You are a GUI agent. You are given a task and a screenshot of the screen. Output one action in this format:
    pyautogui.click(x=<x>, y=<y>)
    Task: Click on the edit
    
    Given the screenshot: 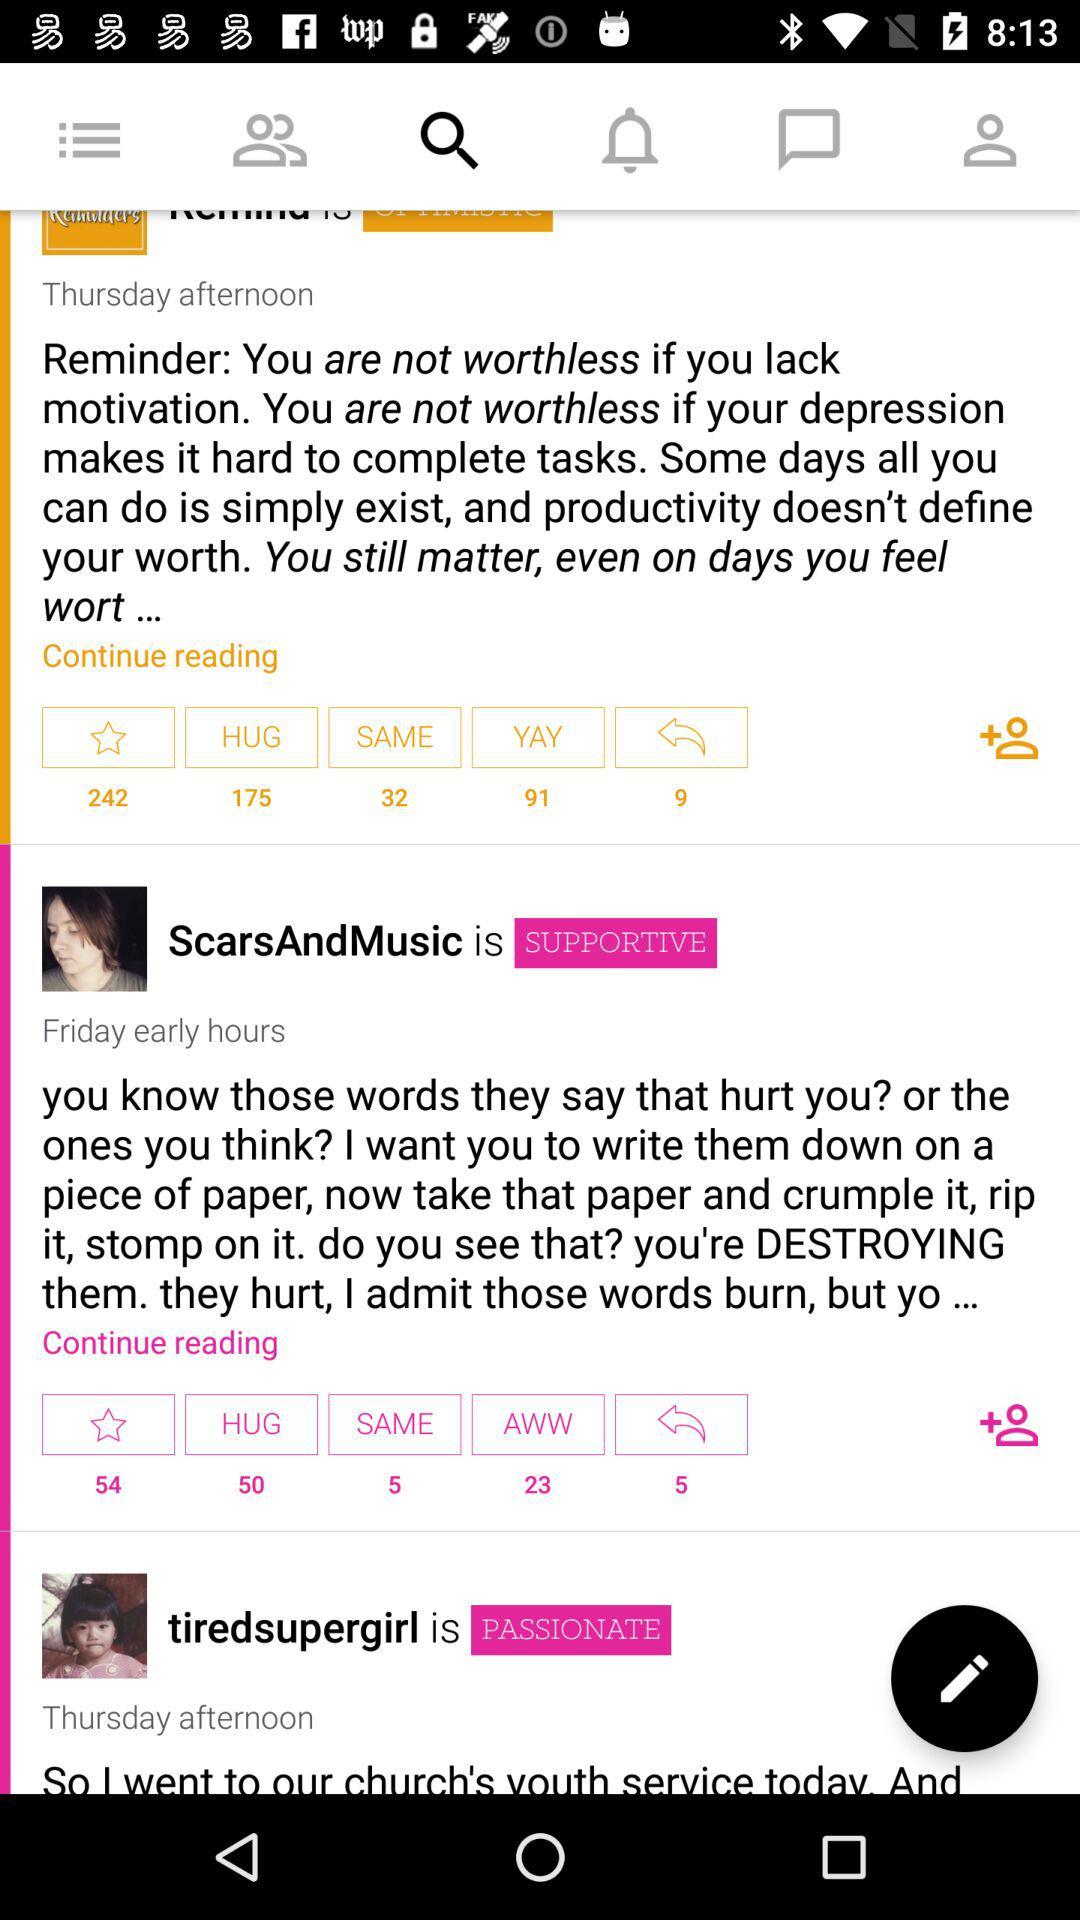 What is the action you would take?
    pyautogui.click(x=963, y=1678)
    